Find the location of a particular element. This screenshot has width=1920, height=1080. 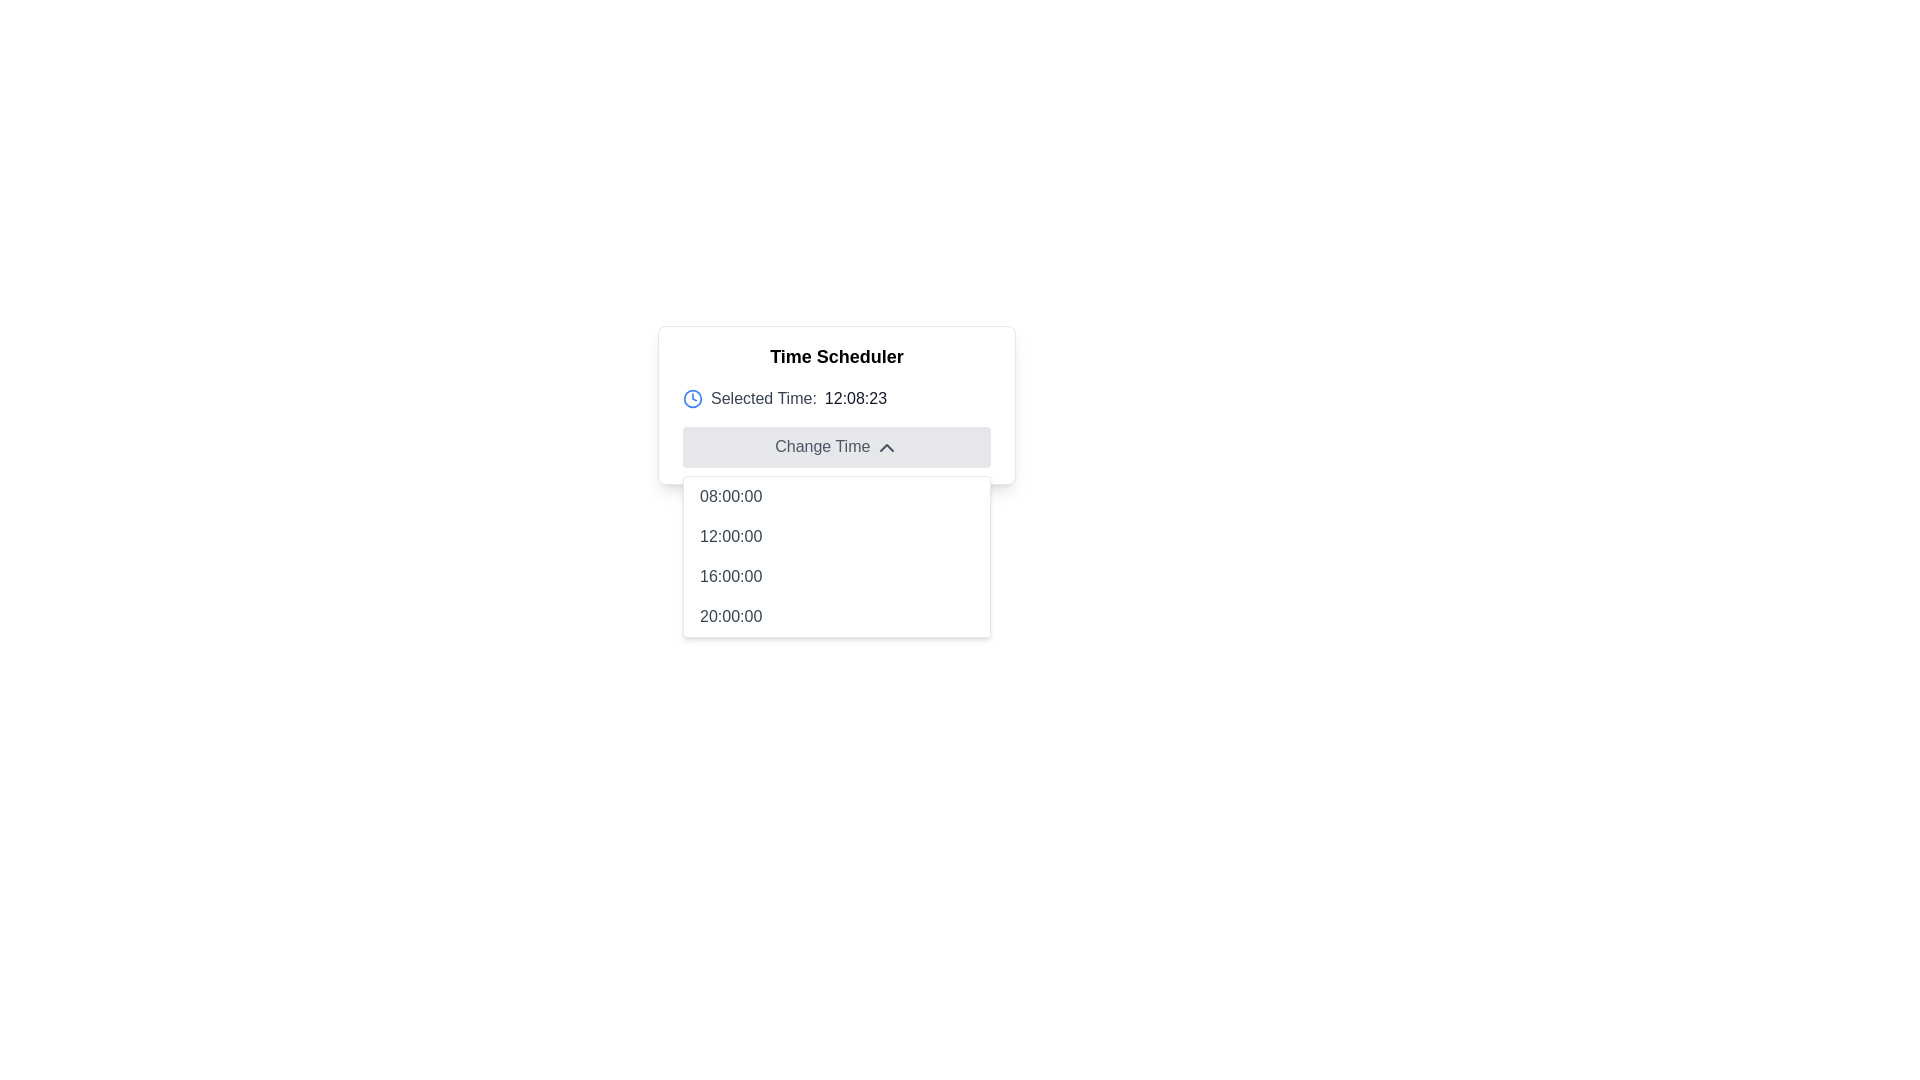

the selectable list item representing '12:00:00' in the dropdown menu is located at coordinates (836, 535).